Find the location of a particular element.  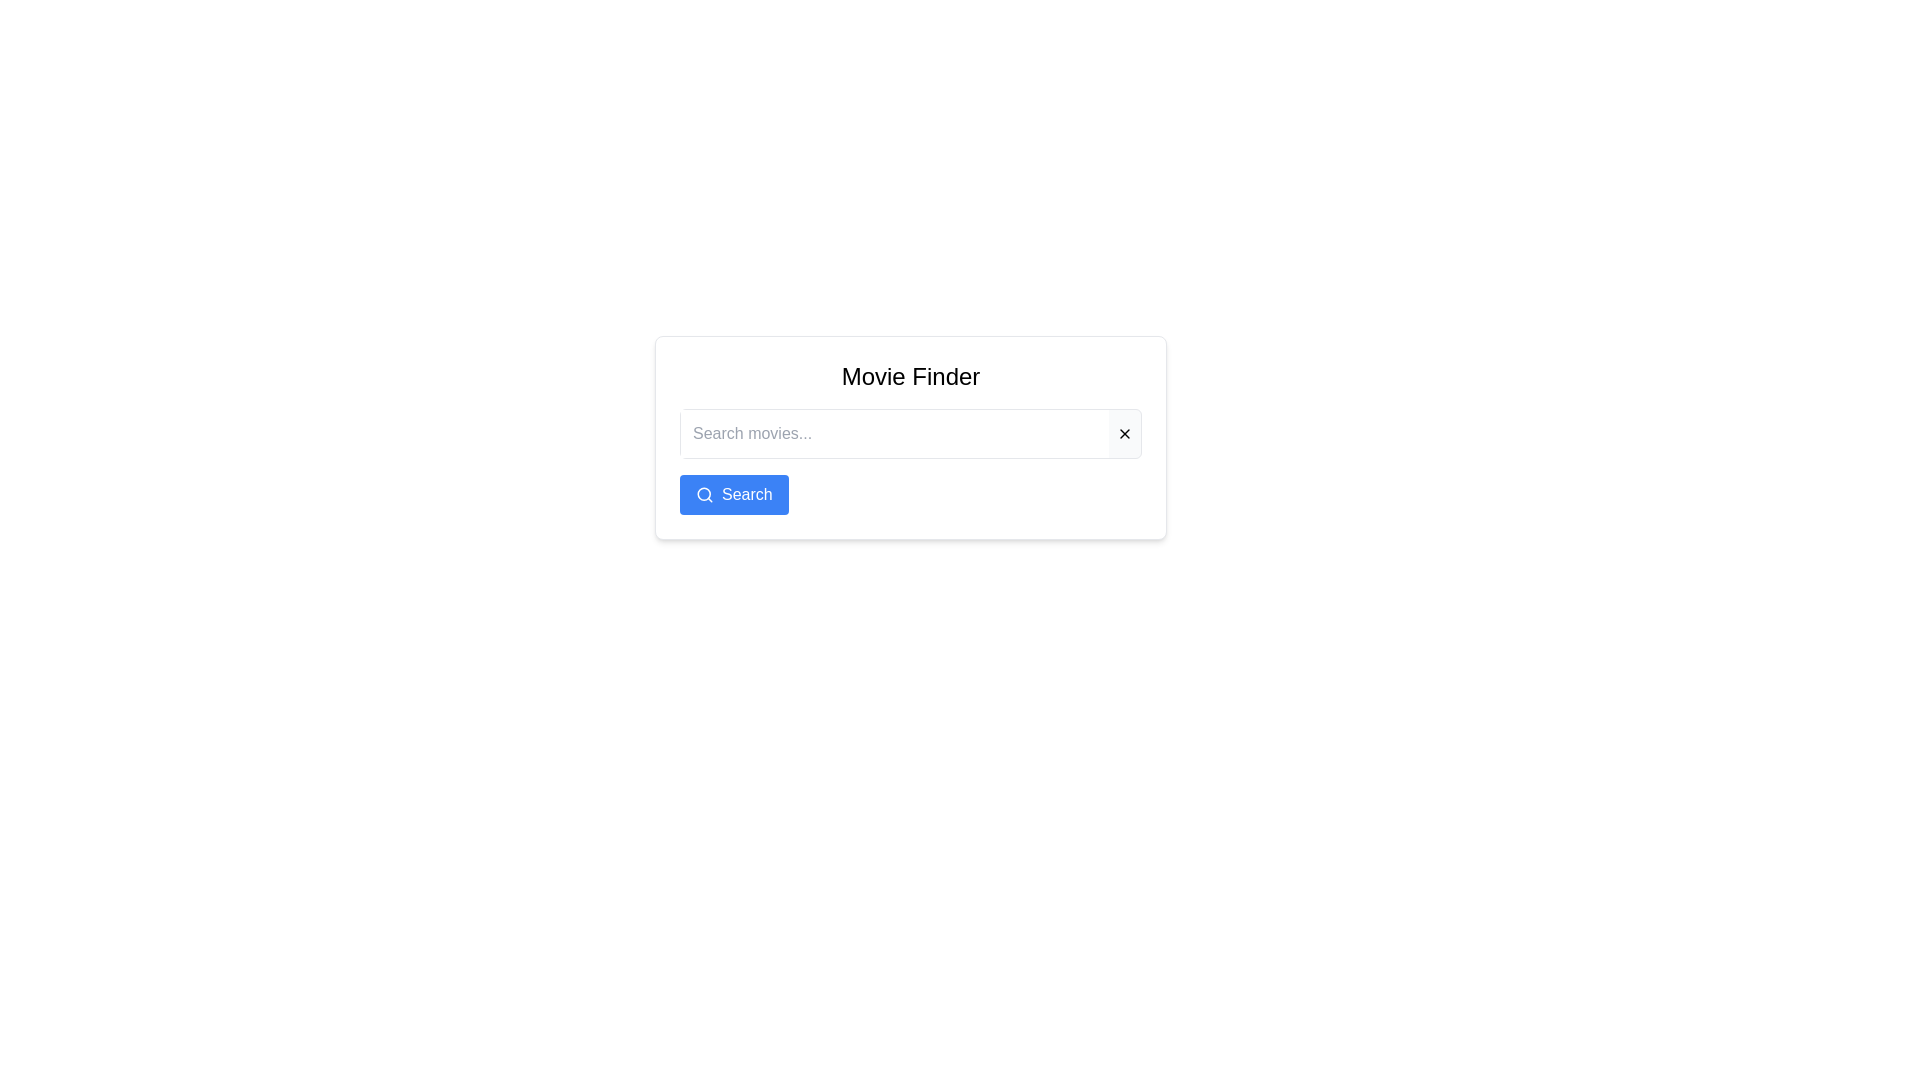

the search icon located within the blue 'Search' button in the lower right corner of the search interface is located at coordinates (705, 494).